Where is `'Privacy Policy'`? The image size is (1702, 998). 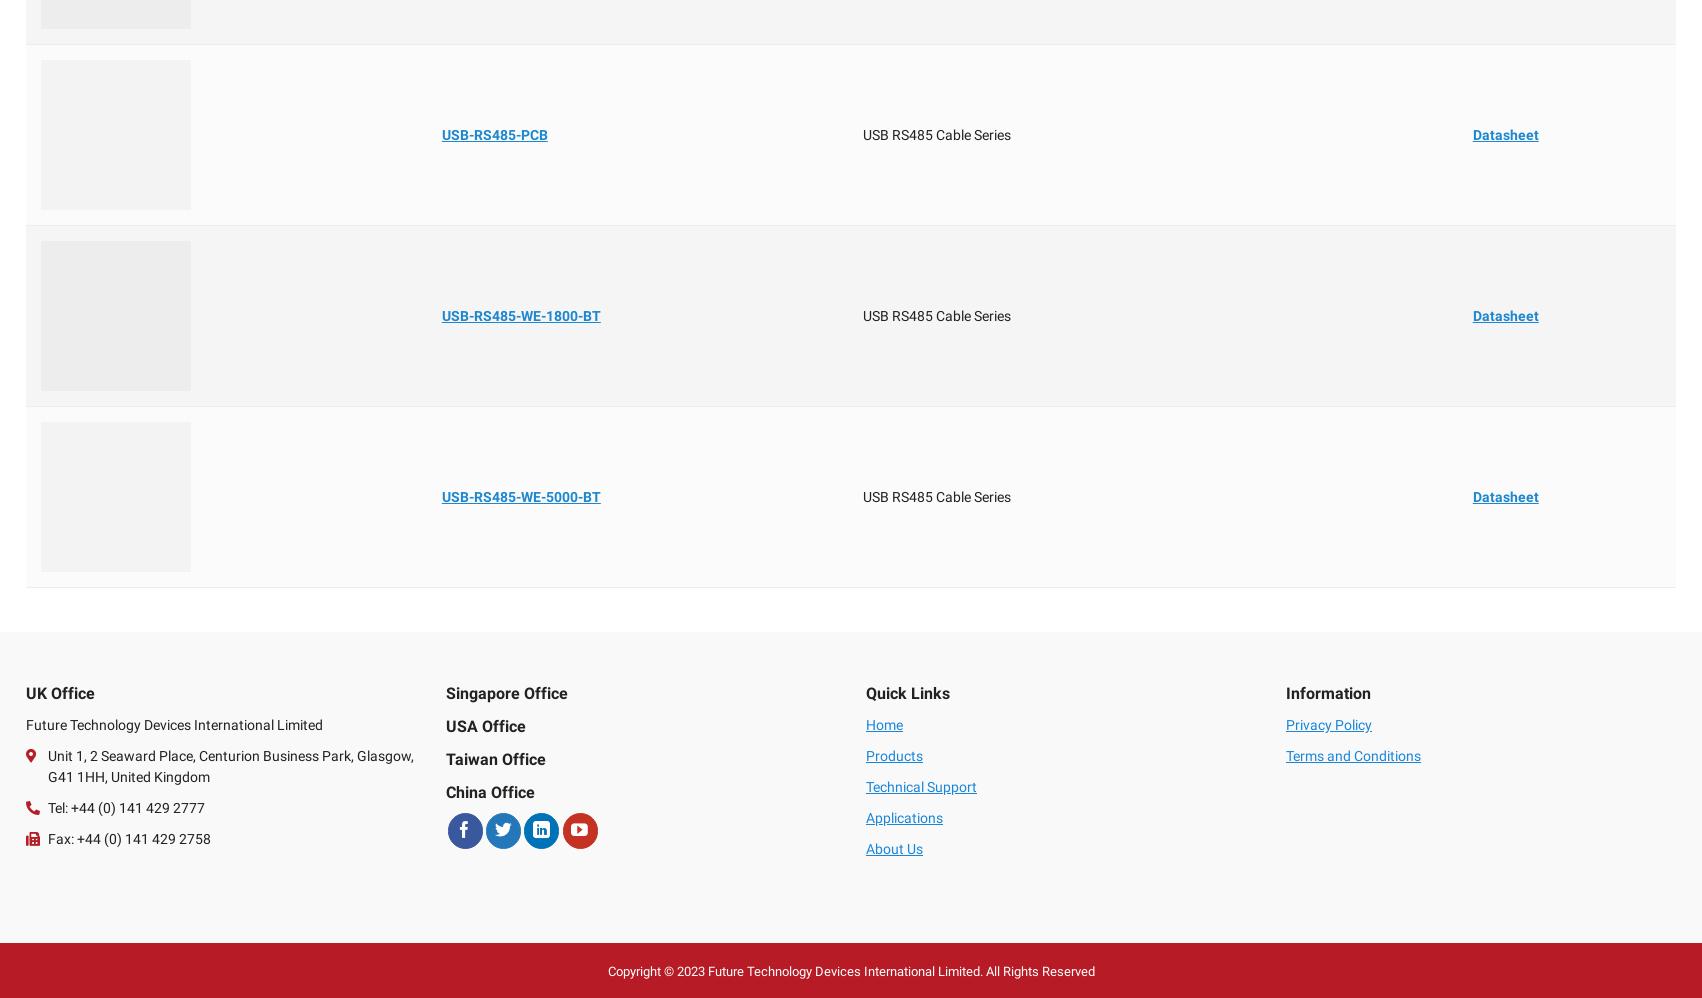
'Privacy Policy' is located at coordinates (1327, 725).